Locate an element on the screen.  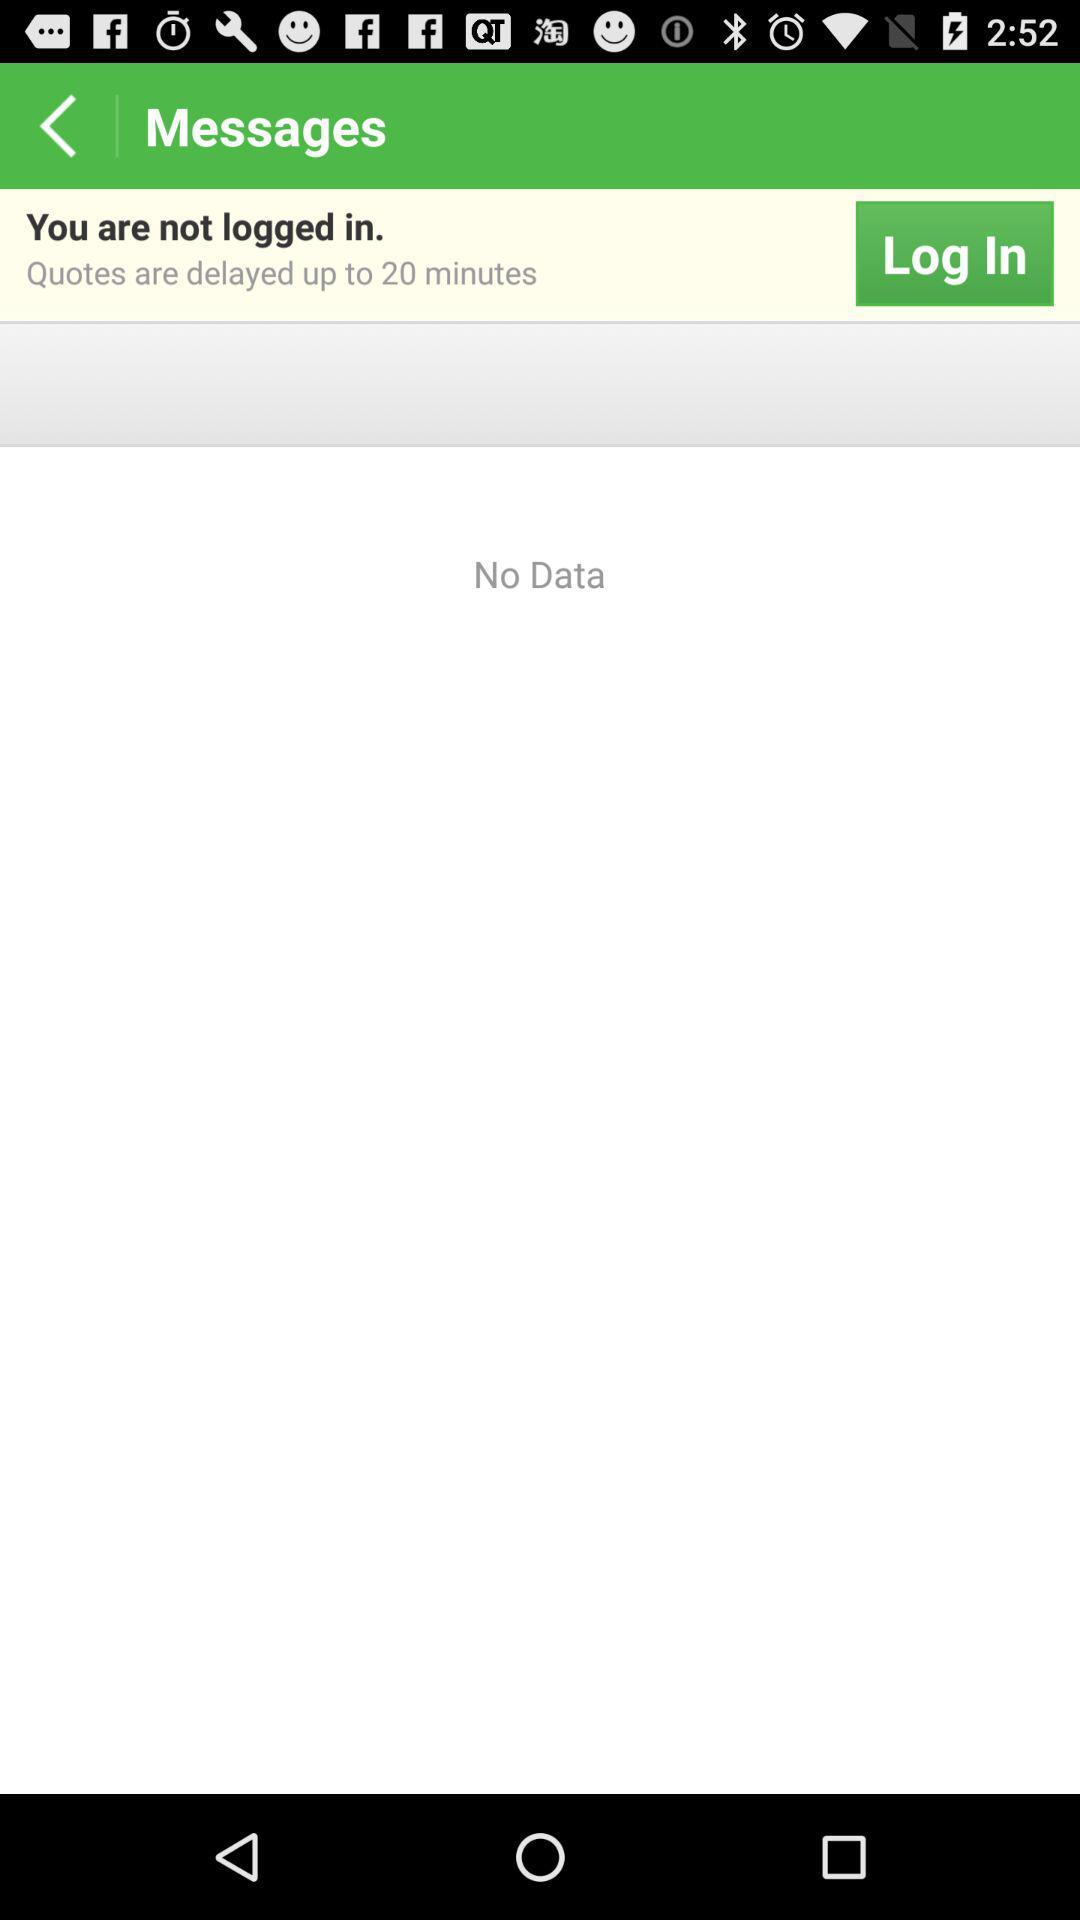
log in button is located at coordinates (953, 253).